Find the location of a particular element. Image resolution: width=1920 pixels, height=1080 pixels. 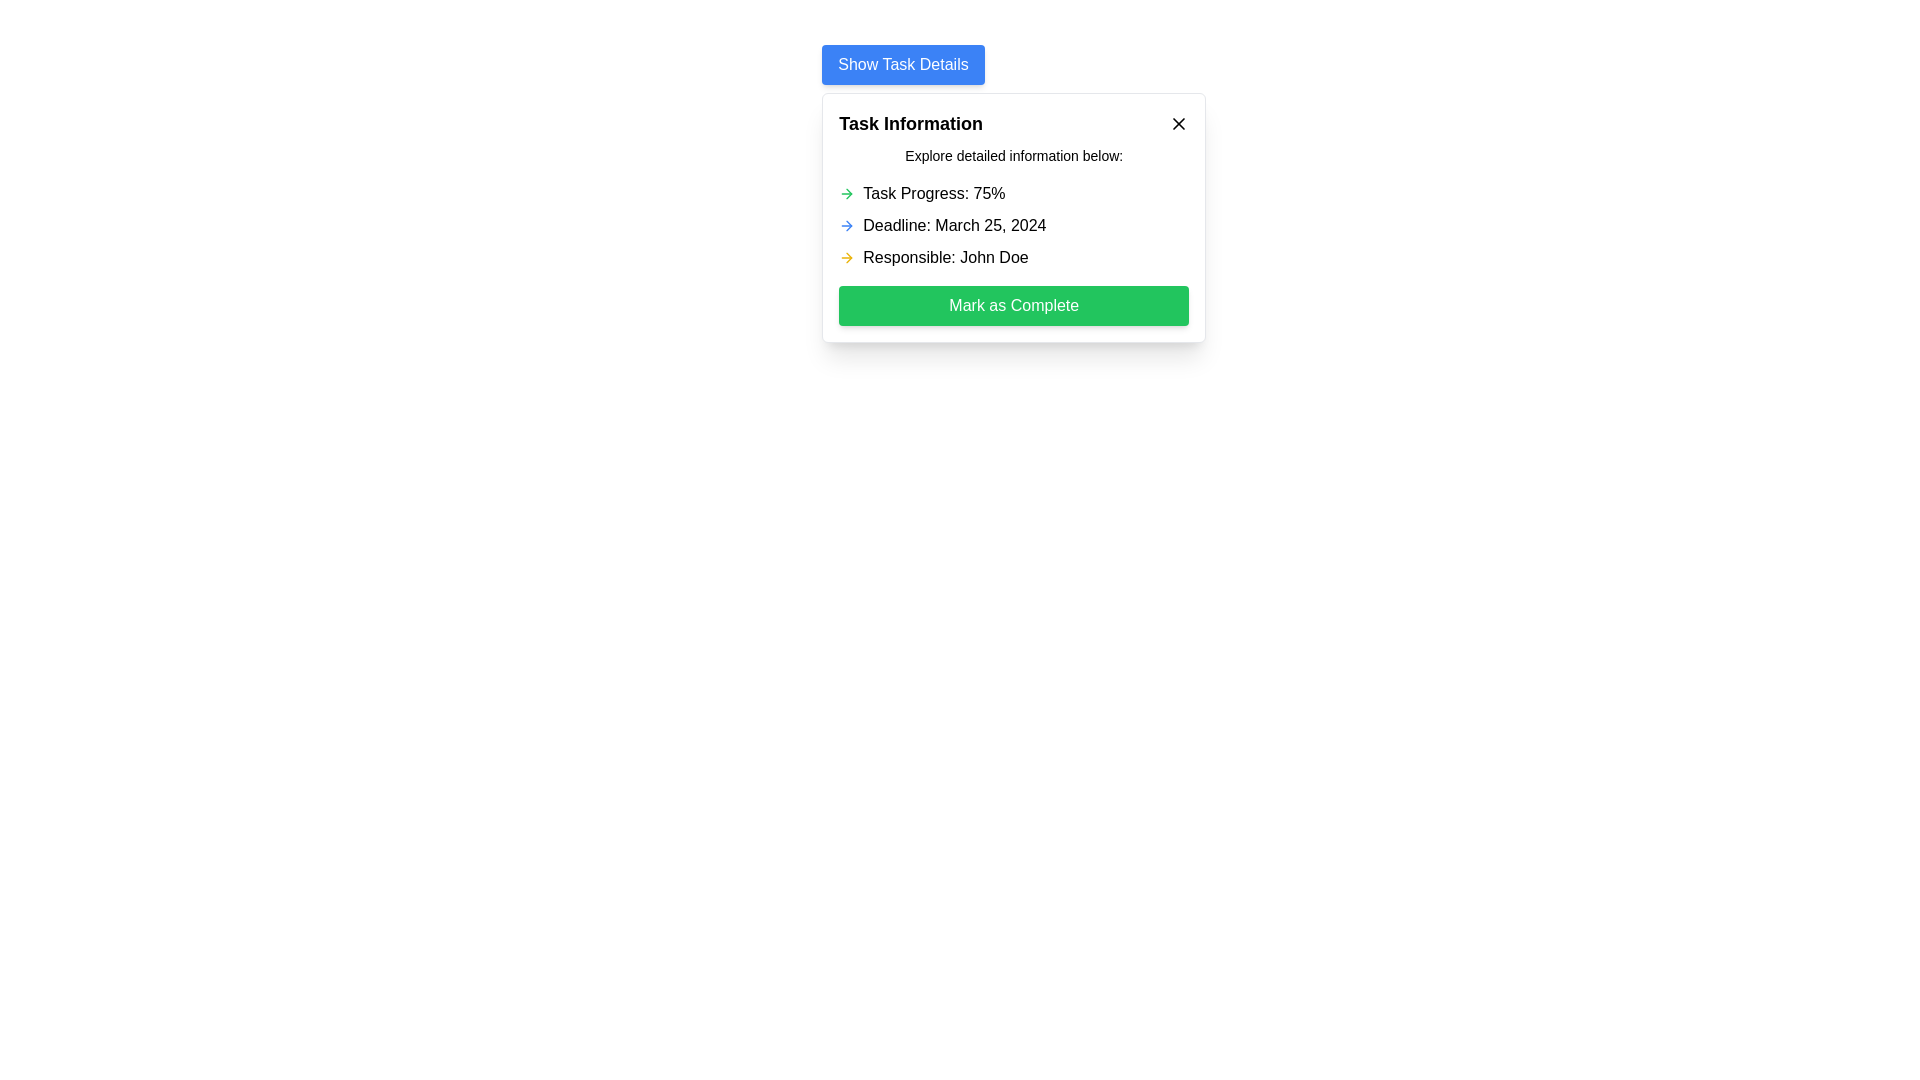

text 'Deadline: March 25, 2024' from the Text with Icon element located below 'Task Progress: 75%' and above 'Responsible: John Doe' is located at coordinates (1014, 225).